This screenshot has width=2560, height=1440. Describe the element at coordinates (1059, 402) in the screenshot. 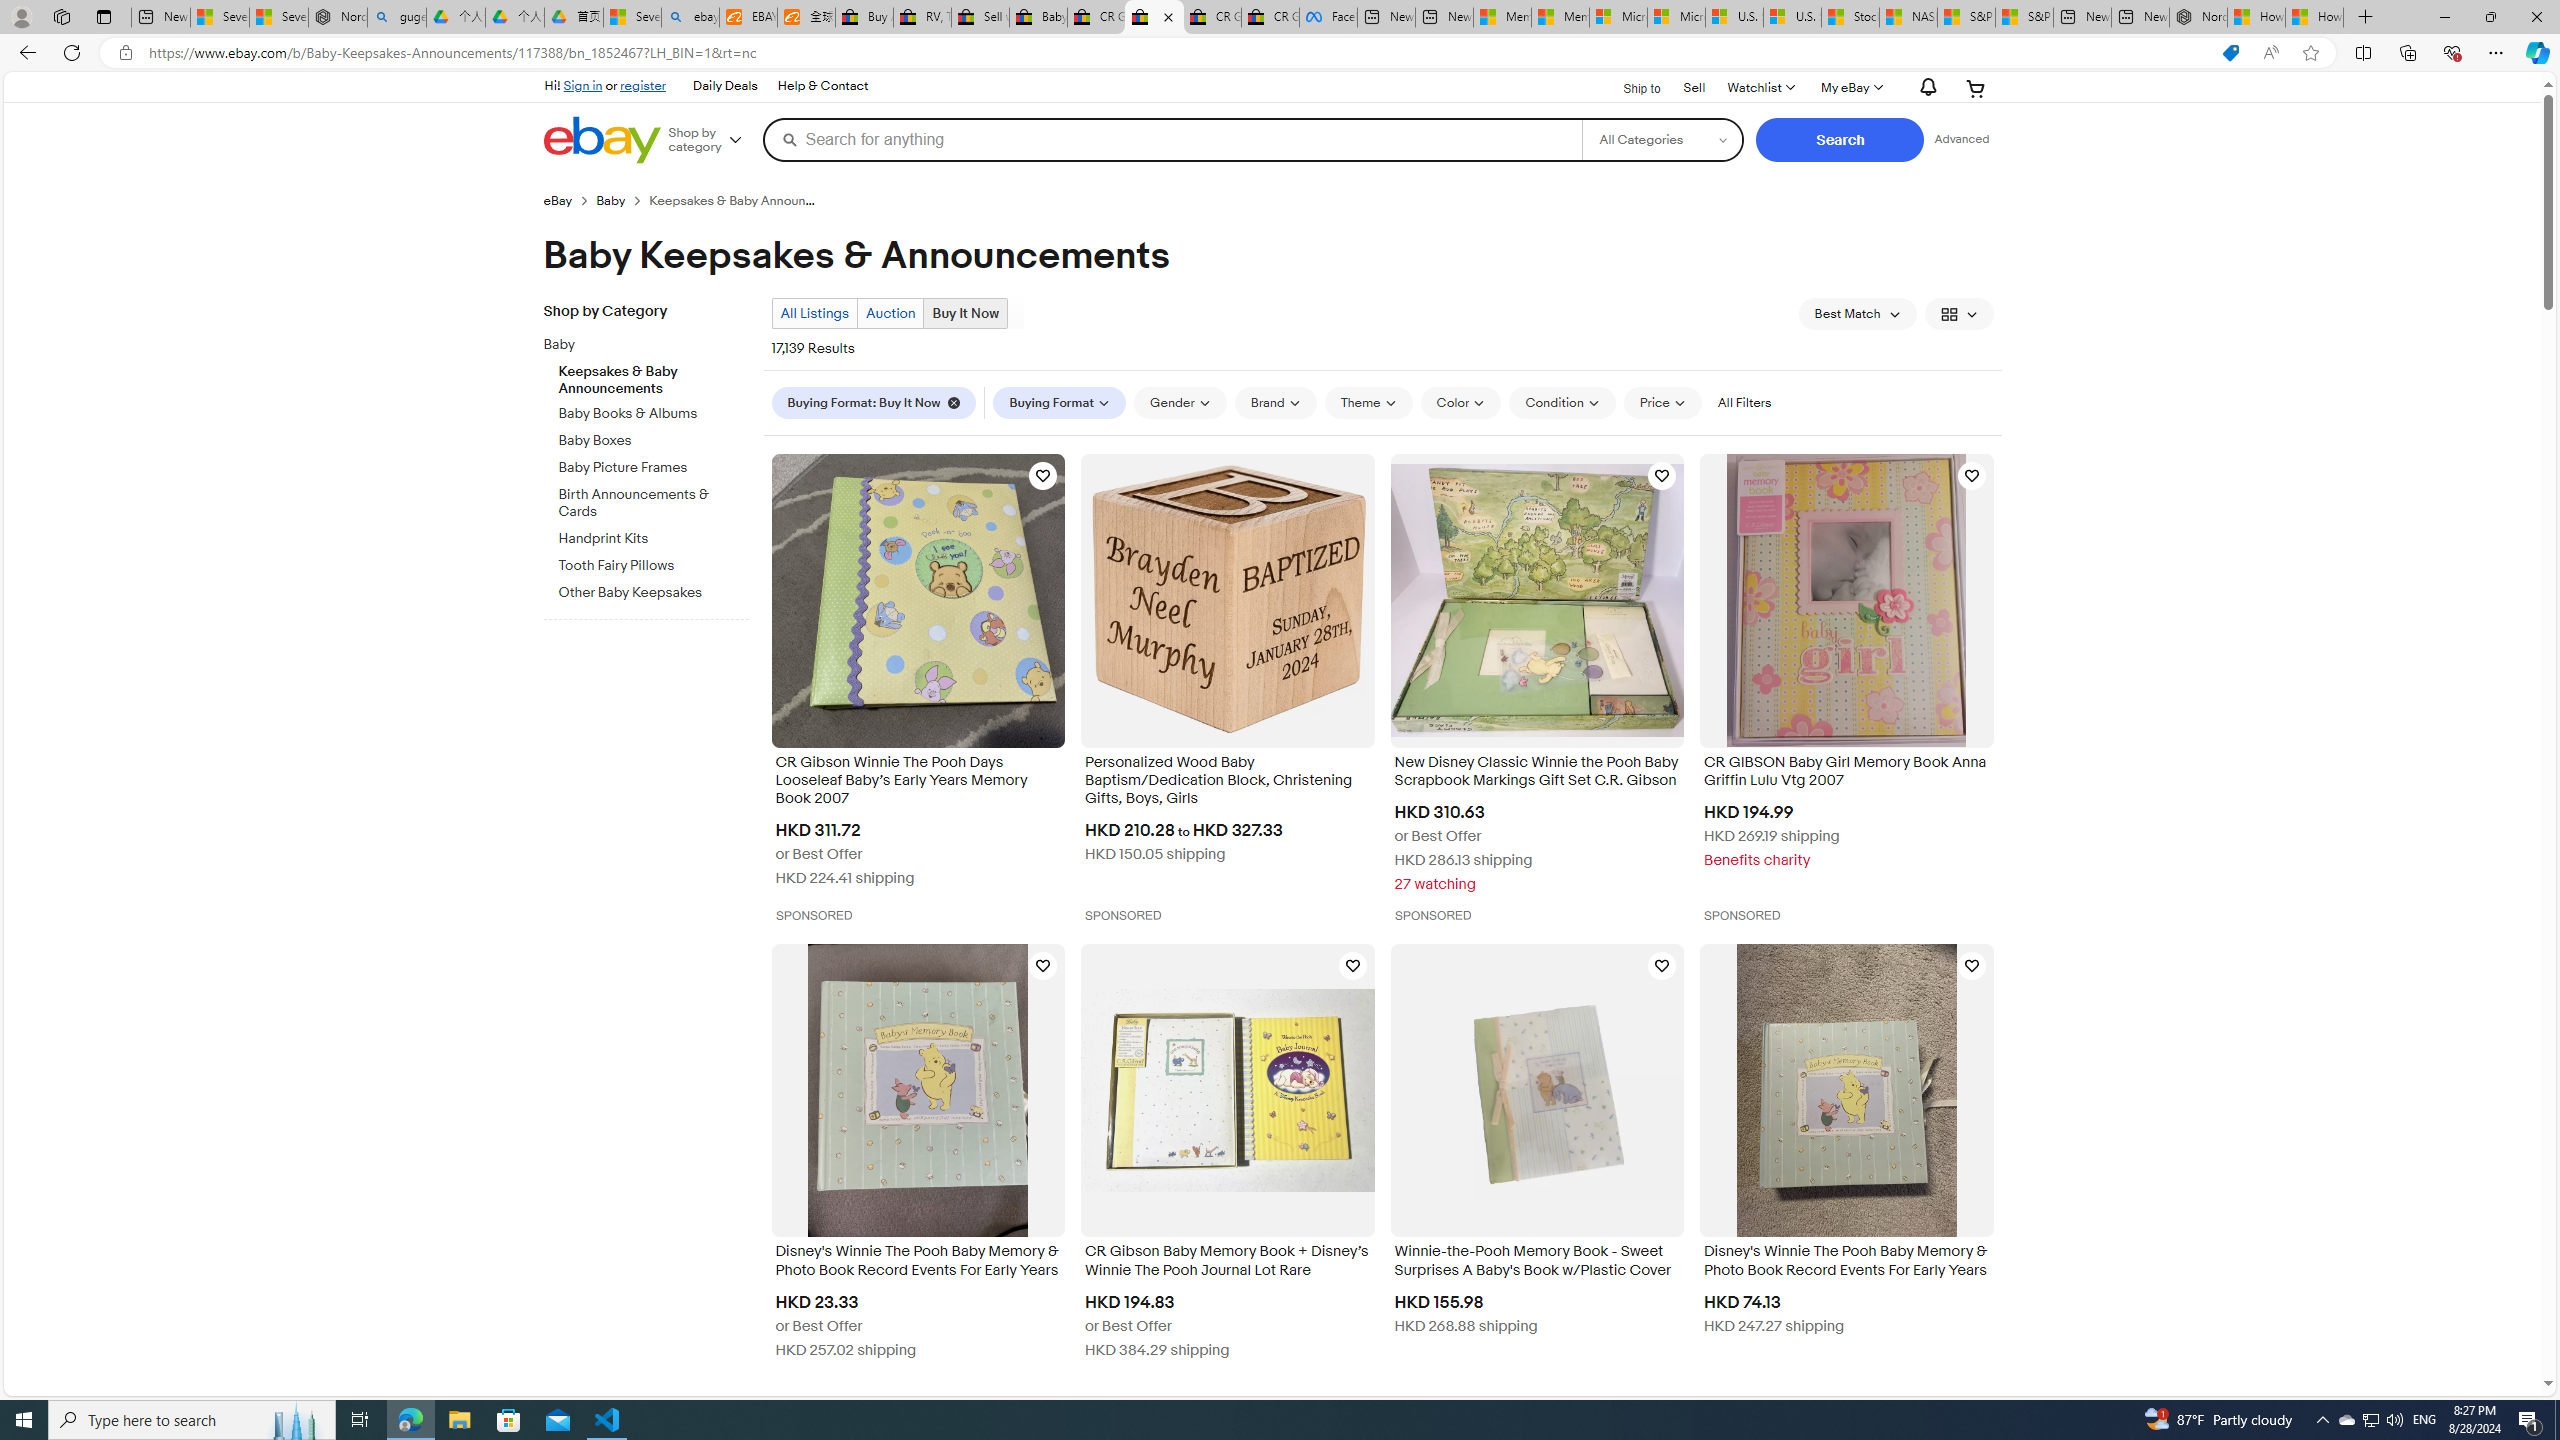

I see `'Buying Format'` at that location.